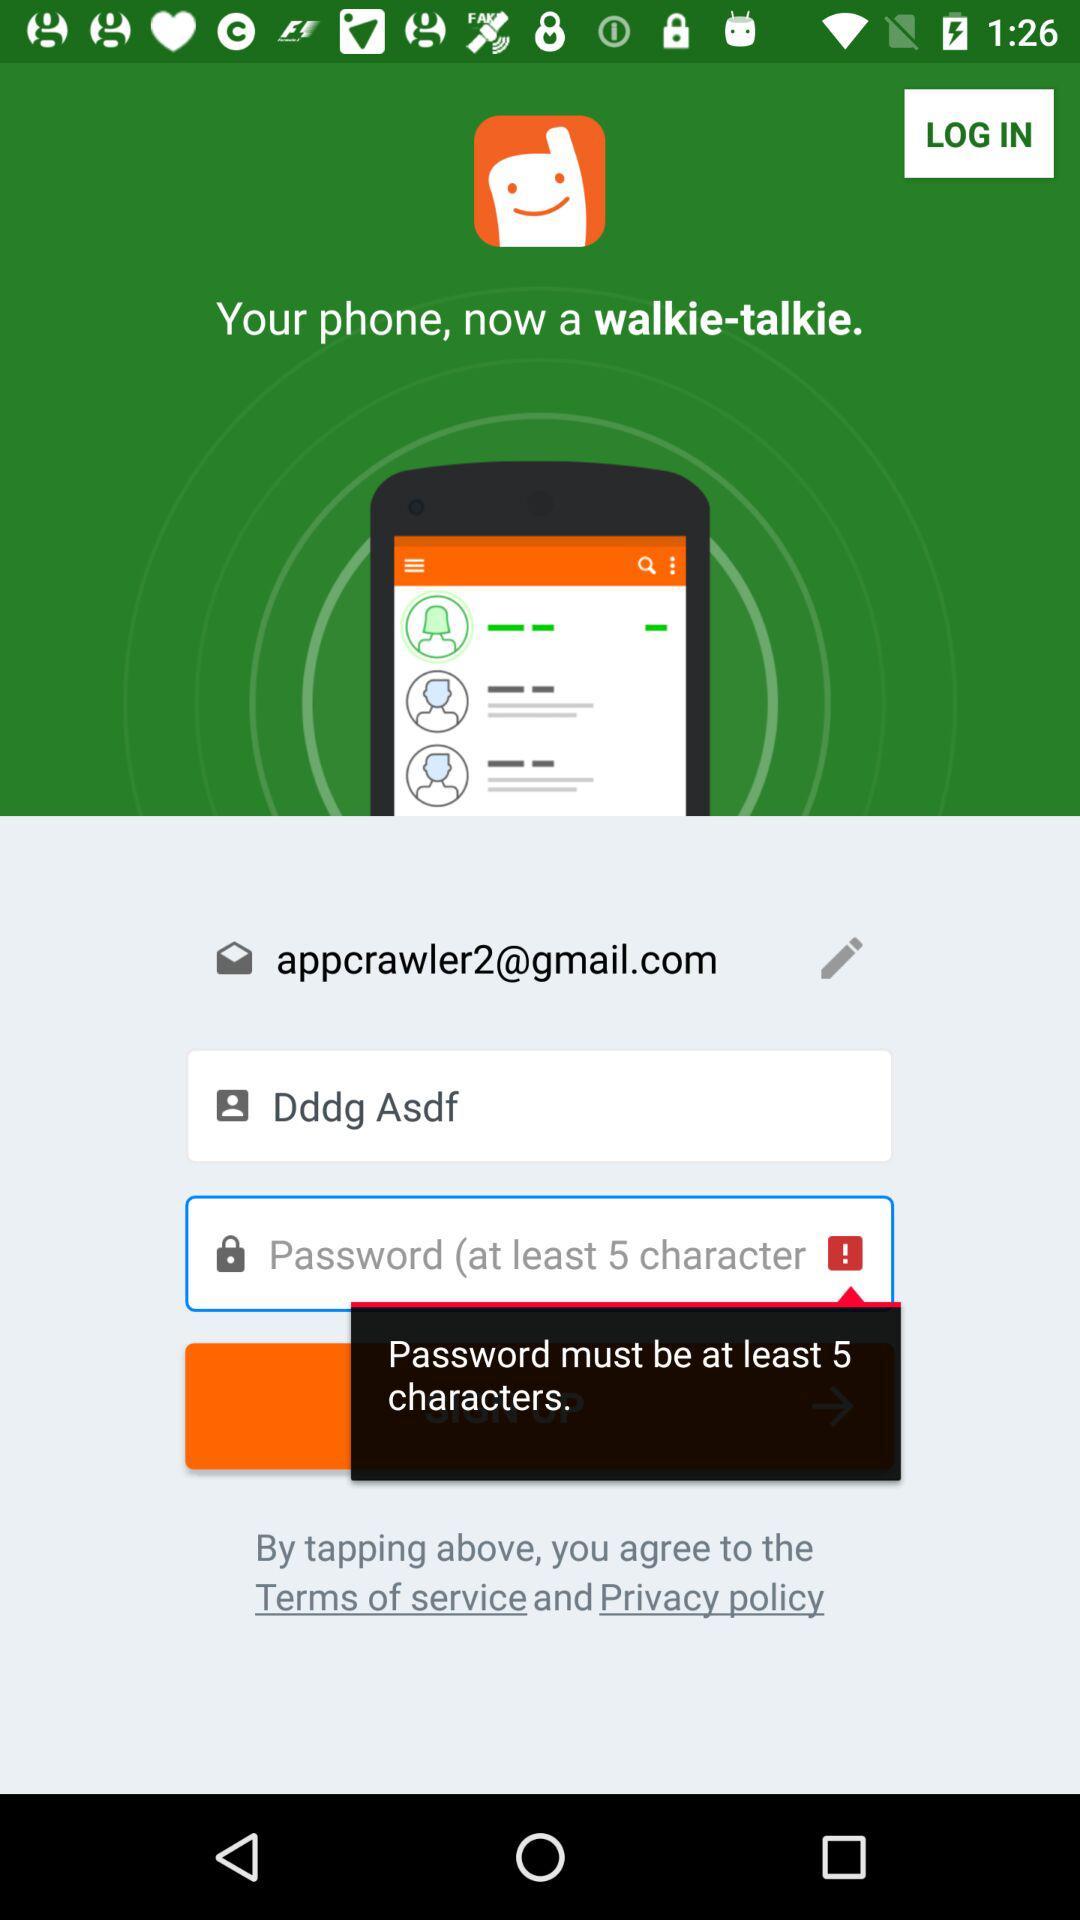 This screenshot has width=1080, height=1920. Describe the element at coordinates (538, 1405) in the screenshot. I see `the icon above by tapping above icon` at that location.